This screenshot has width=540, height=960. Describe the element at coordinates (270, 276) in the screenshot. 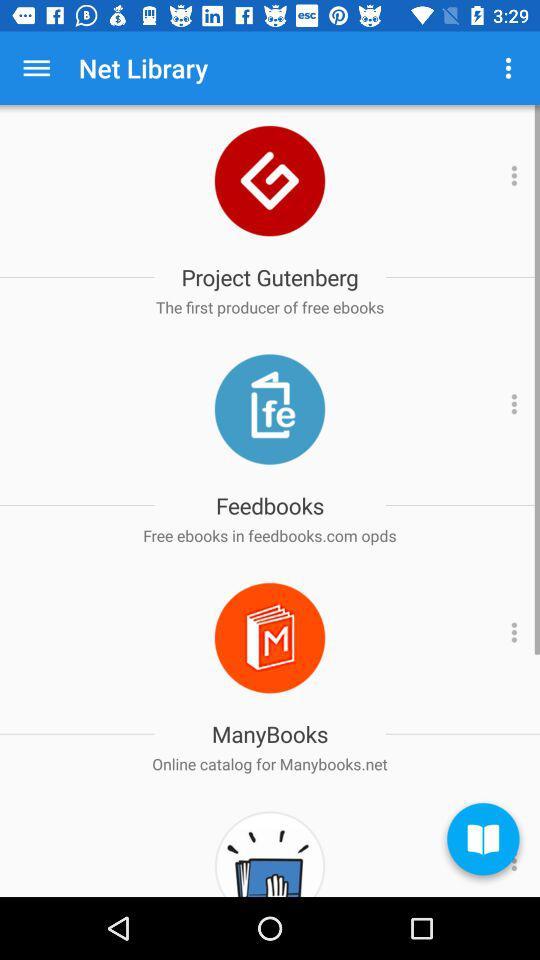

I see `the project gutenberg item` at that location.